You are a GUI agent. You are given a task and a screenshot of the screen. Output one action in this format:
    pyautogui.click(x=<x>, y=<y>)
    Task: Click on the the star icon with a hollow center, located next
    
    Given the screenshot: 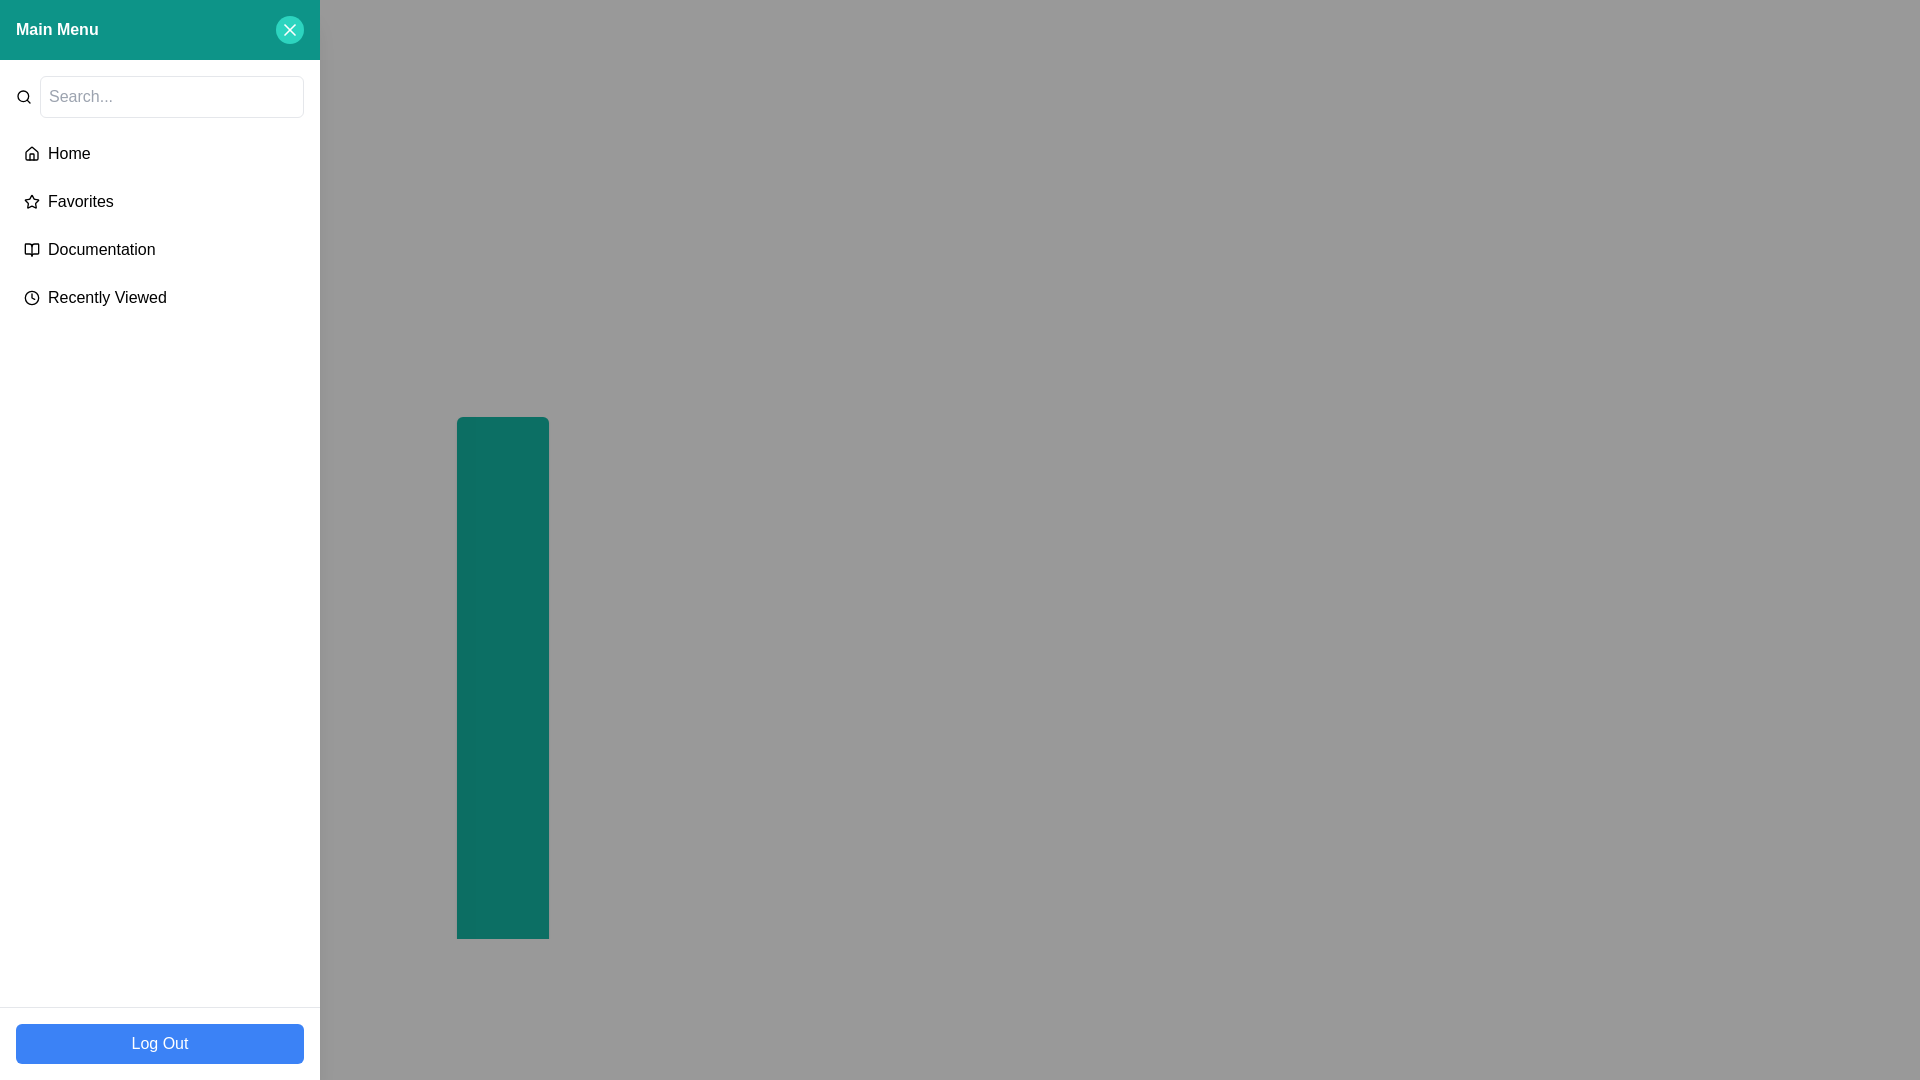 What is the action you would take?
    pyautogui.click(x=32, y=201)
    